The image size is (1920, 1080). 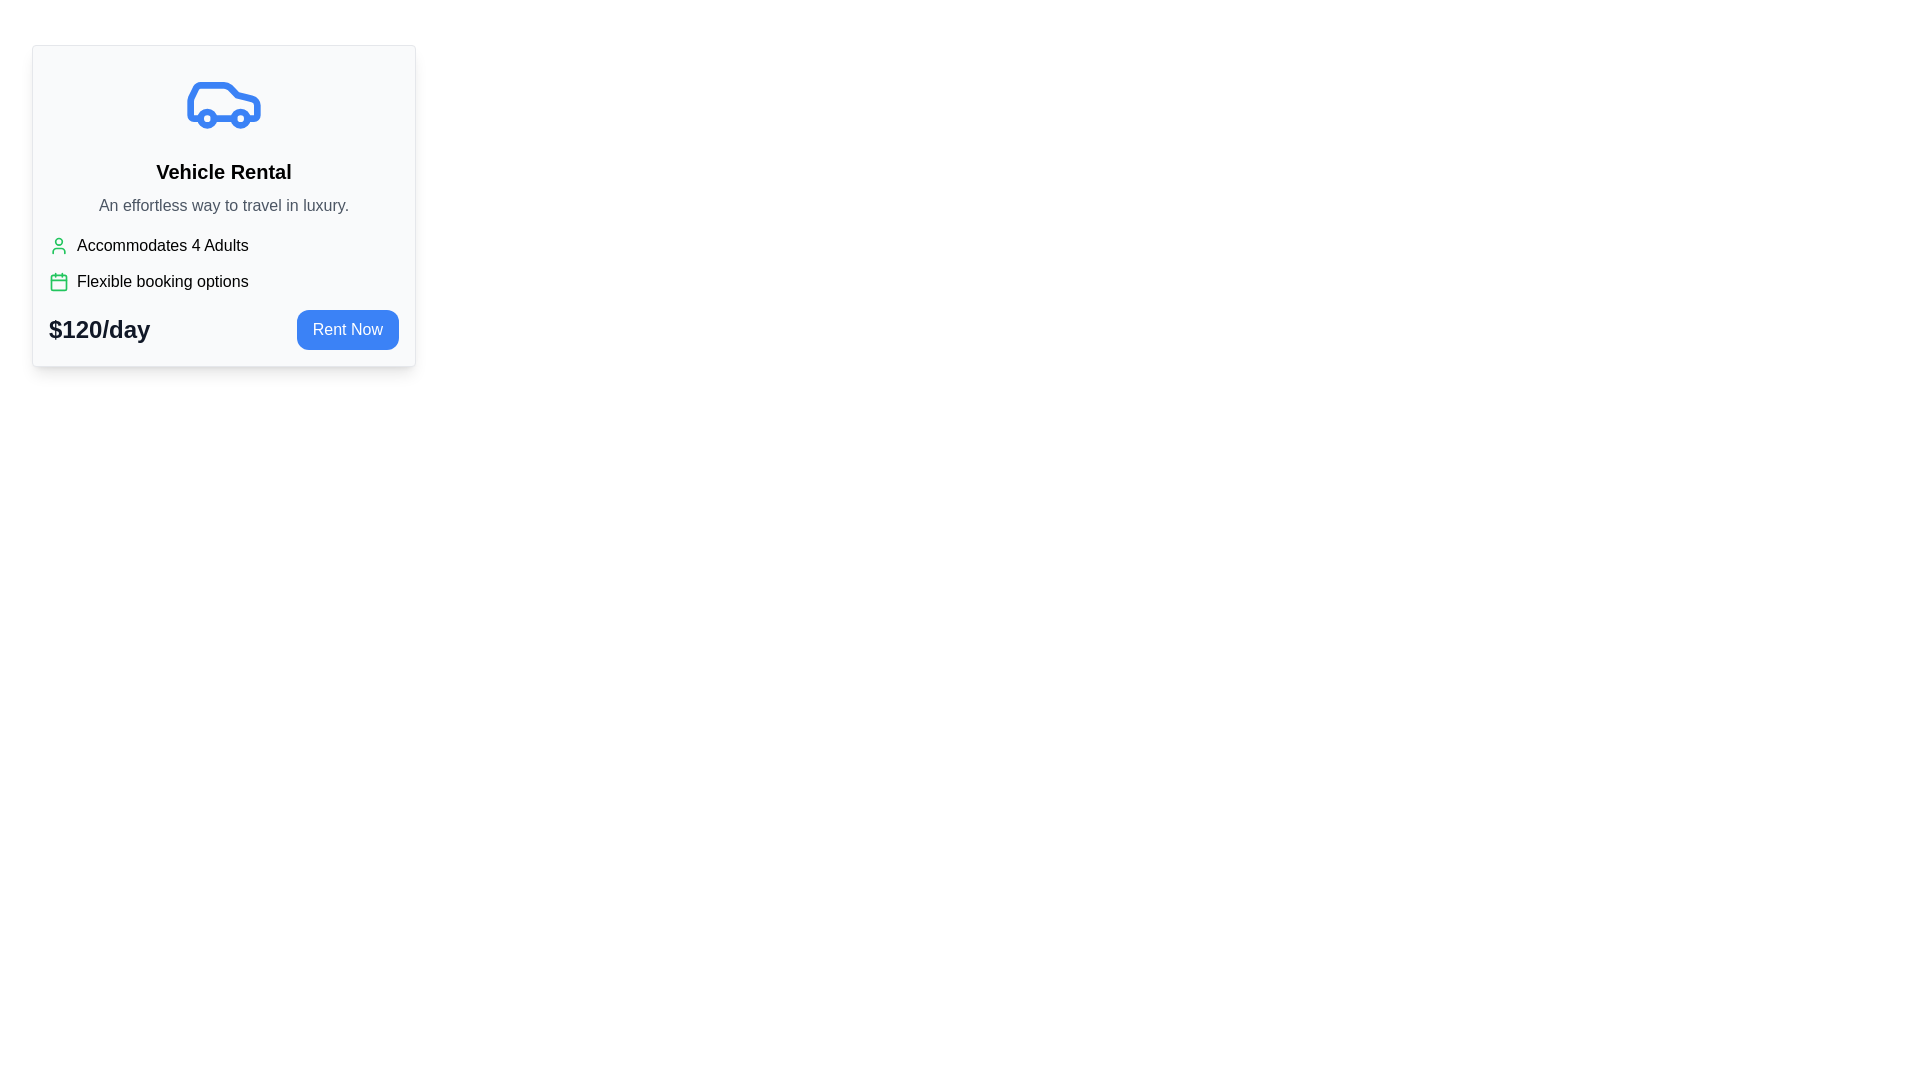 What do you see at coordinates (347, 329) in the screenshot?
I see `the blue rectangular 'Rent Now' button with rounded edges` at bounding box center [347, 329].